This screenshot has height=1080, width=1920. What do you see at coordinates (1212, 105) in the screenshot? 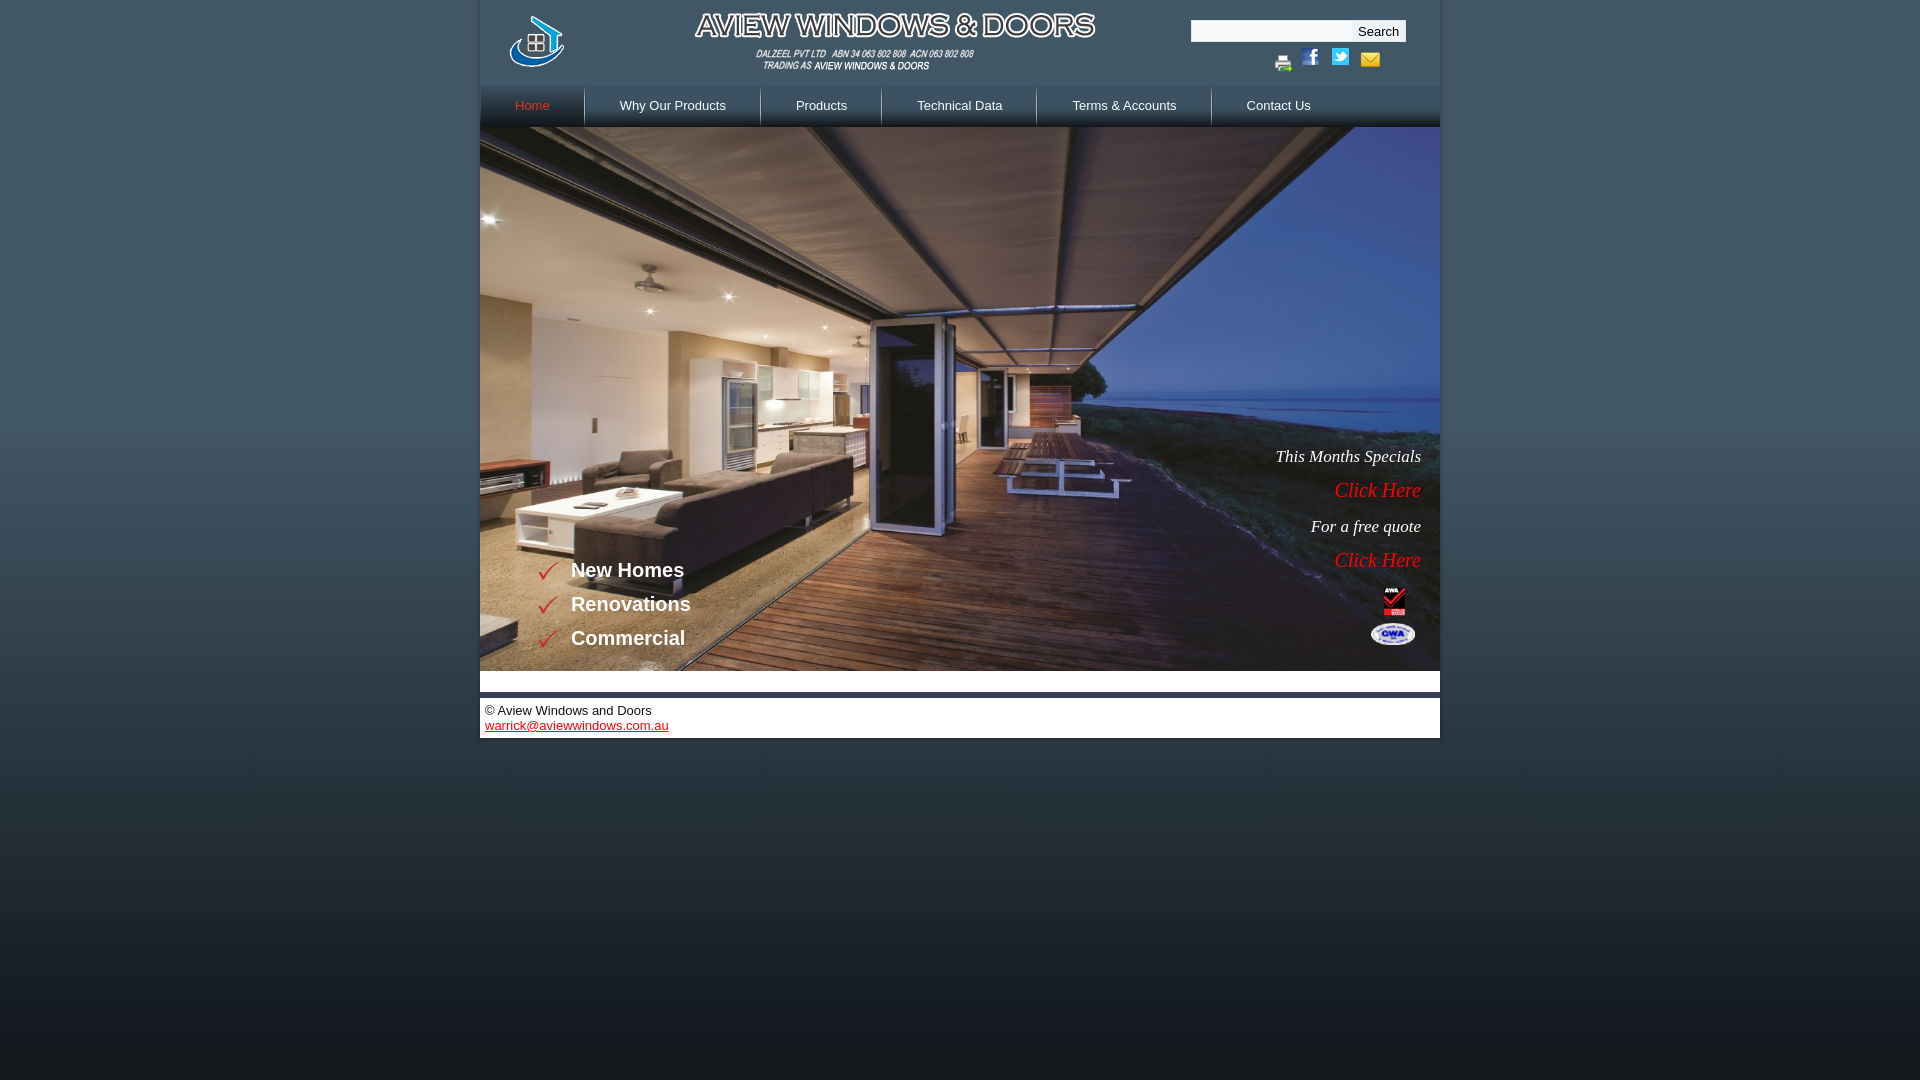
I see `'Contact Us'` at bounding box center [1212, 105].